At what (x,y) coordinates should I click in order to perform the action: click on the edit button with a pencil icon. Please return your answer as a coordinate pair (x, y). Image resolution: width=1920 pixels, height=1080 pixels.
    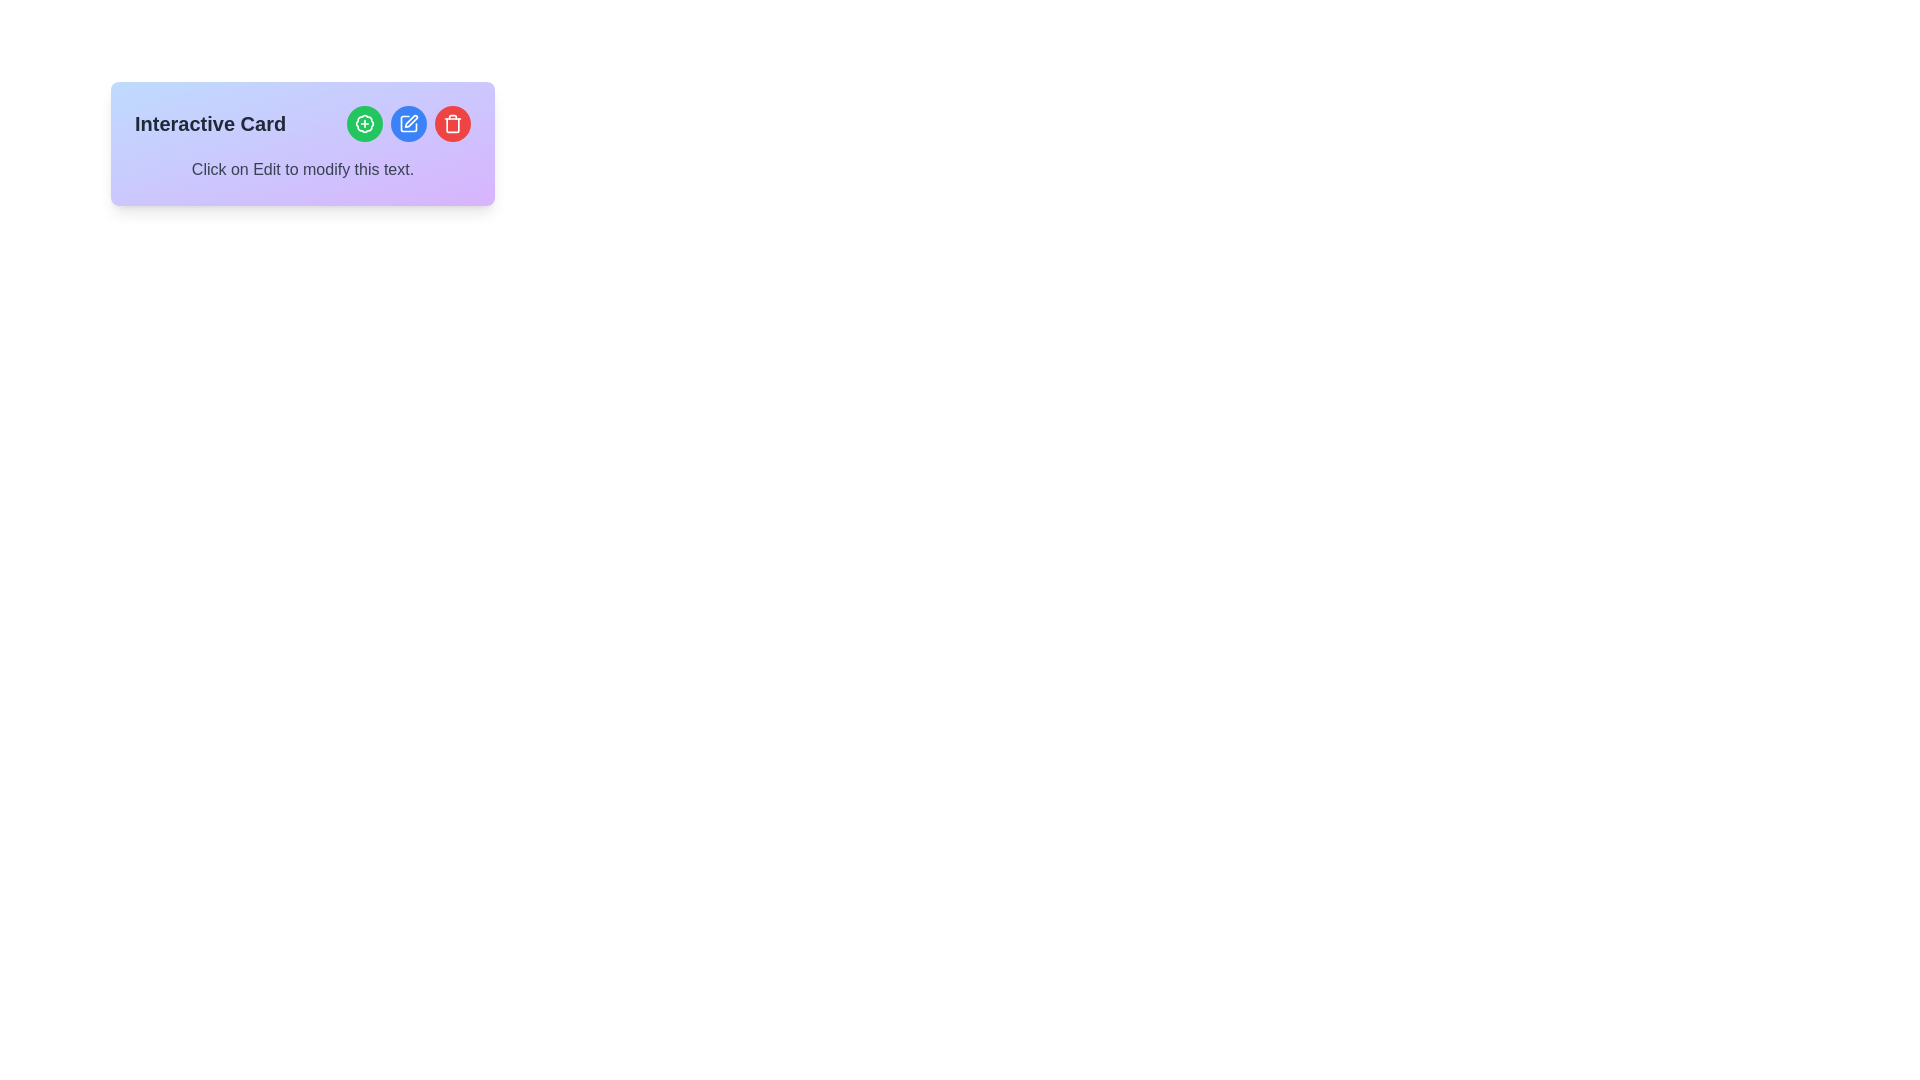
    Looking at the image, I should click on (407, 123).